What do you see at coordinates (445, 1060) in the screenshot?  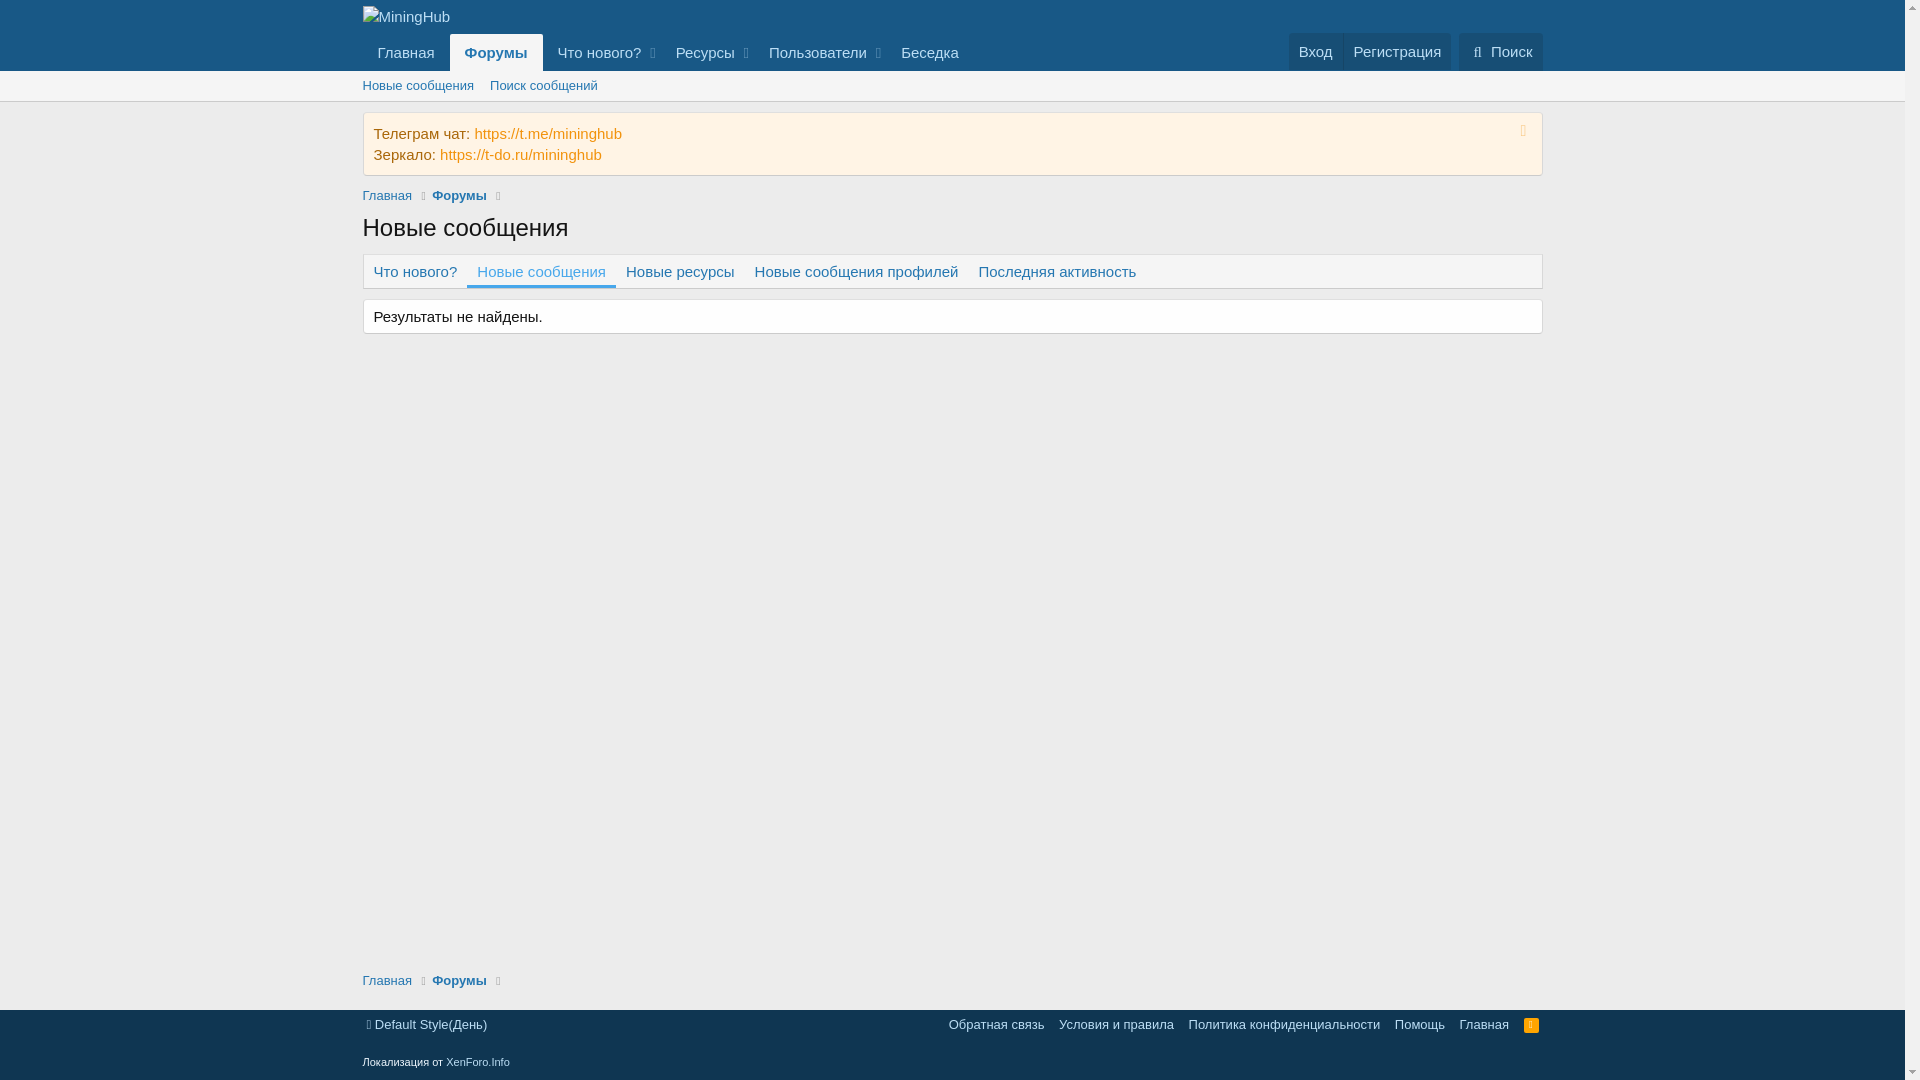 I see `'XenForo.Info'` at bounding box center [445, 1060].